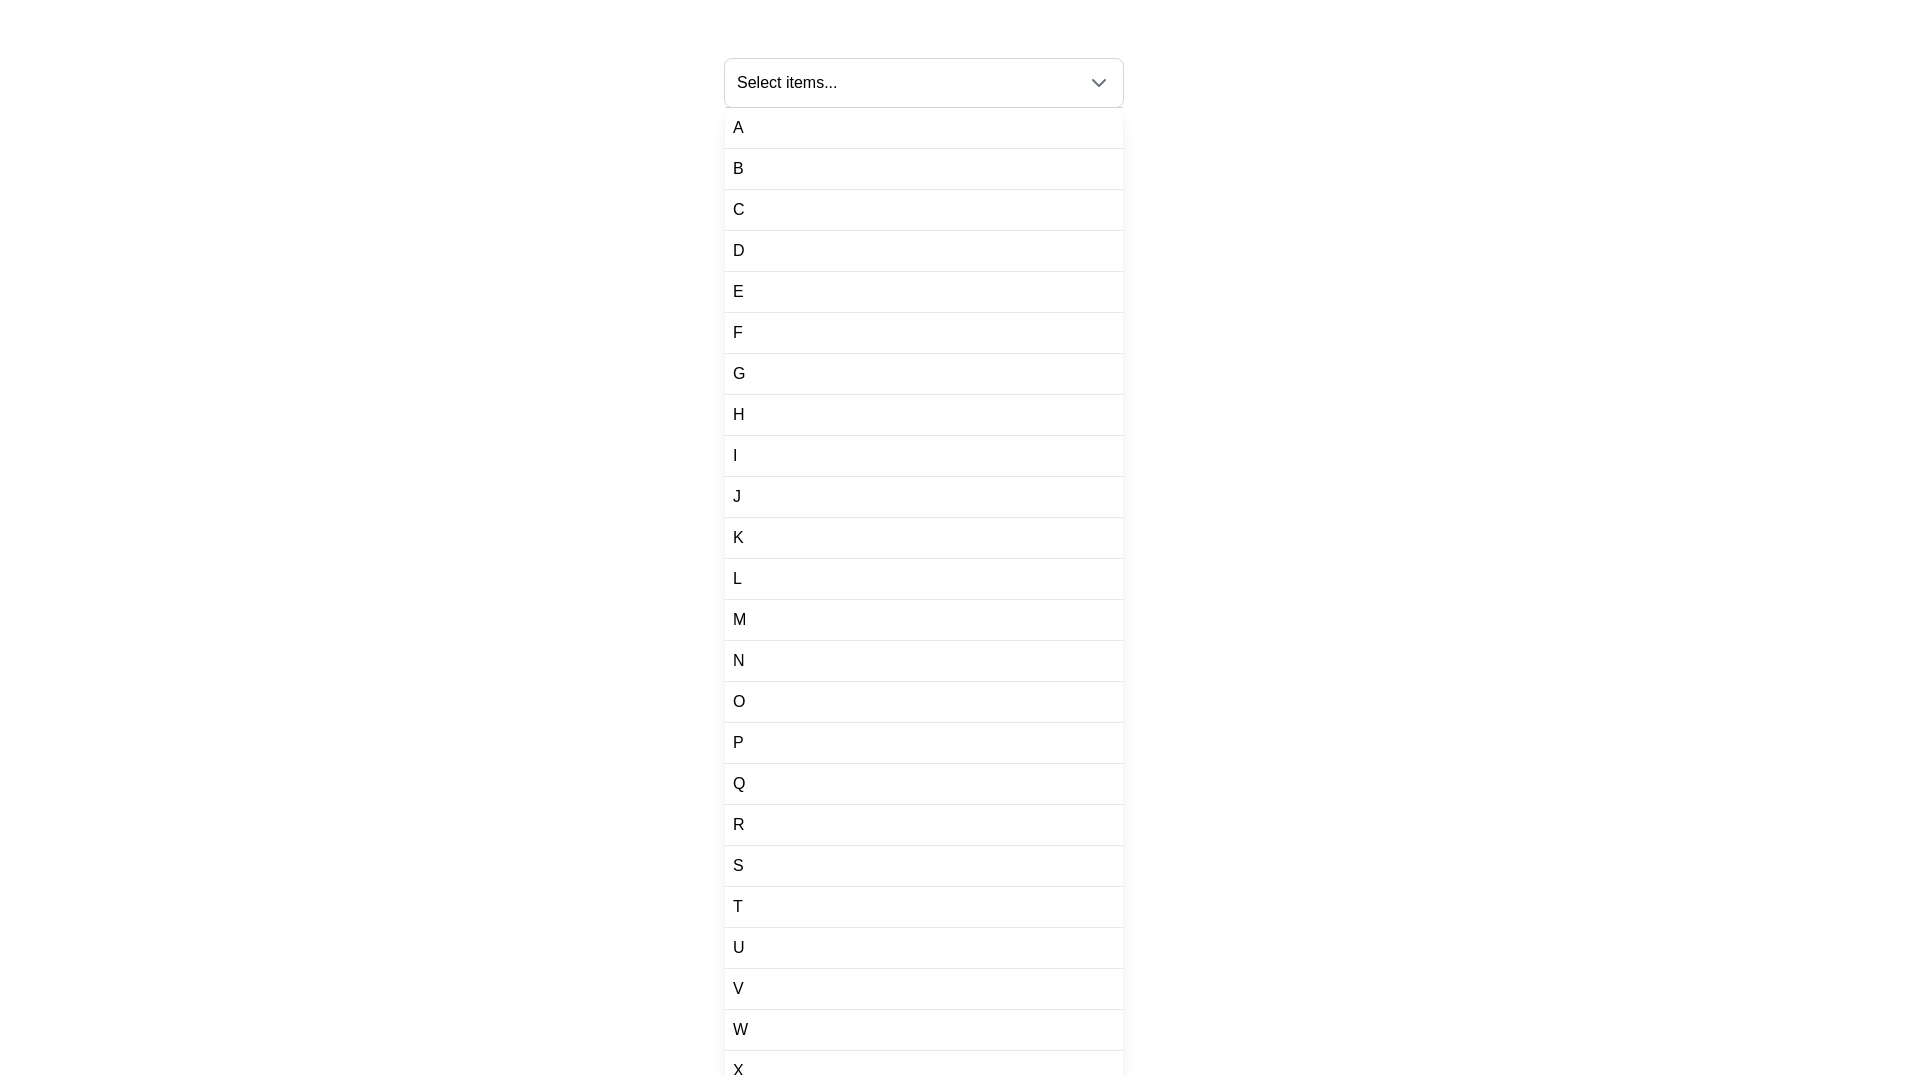  What do you see at coordinates (923, 374) in the screenshot?
I see `the seventh item in the dropdown menu, located between the items labeled 'F' and 'H', by clicking on it` at bounding box center [923, 374].